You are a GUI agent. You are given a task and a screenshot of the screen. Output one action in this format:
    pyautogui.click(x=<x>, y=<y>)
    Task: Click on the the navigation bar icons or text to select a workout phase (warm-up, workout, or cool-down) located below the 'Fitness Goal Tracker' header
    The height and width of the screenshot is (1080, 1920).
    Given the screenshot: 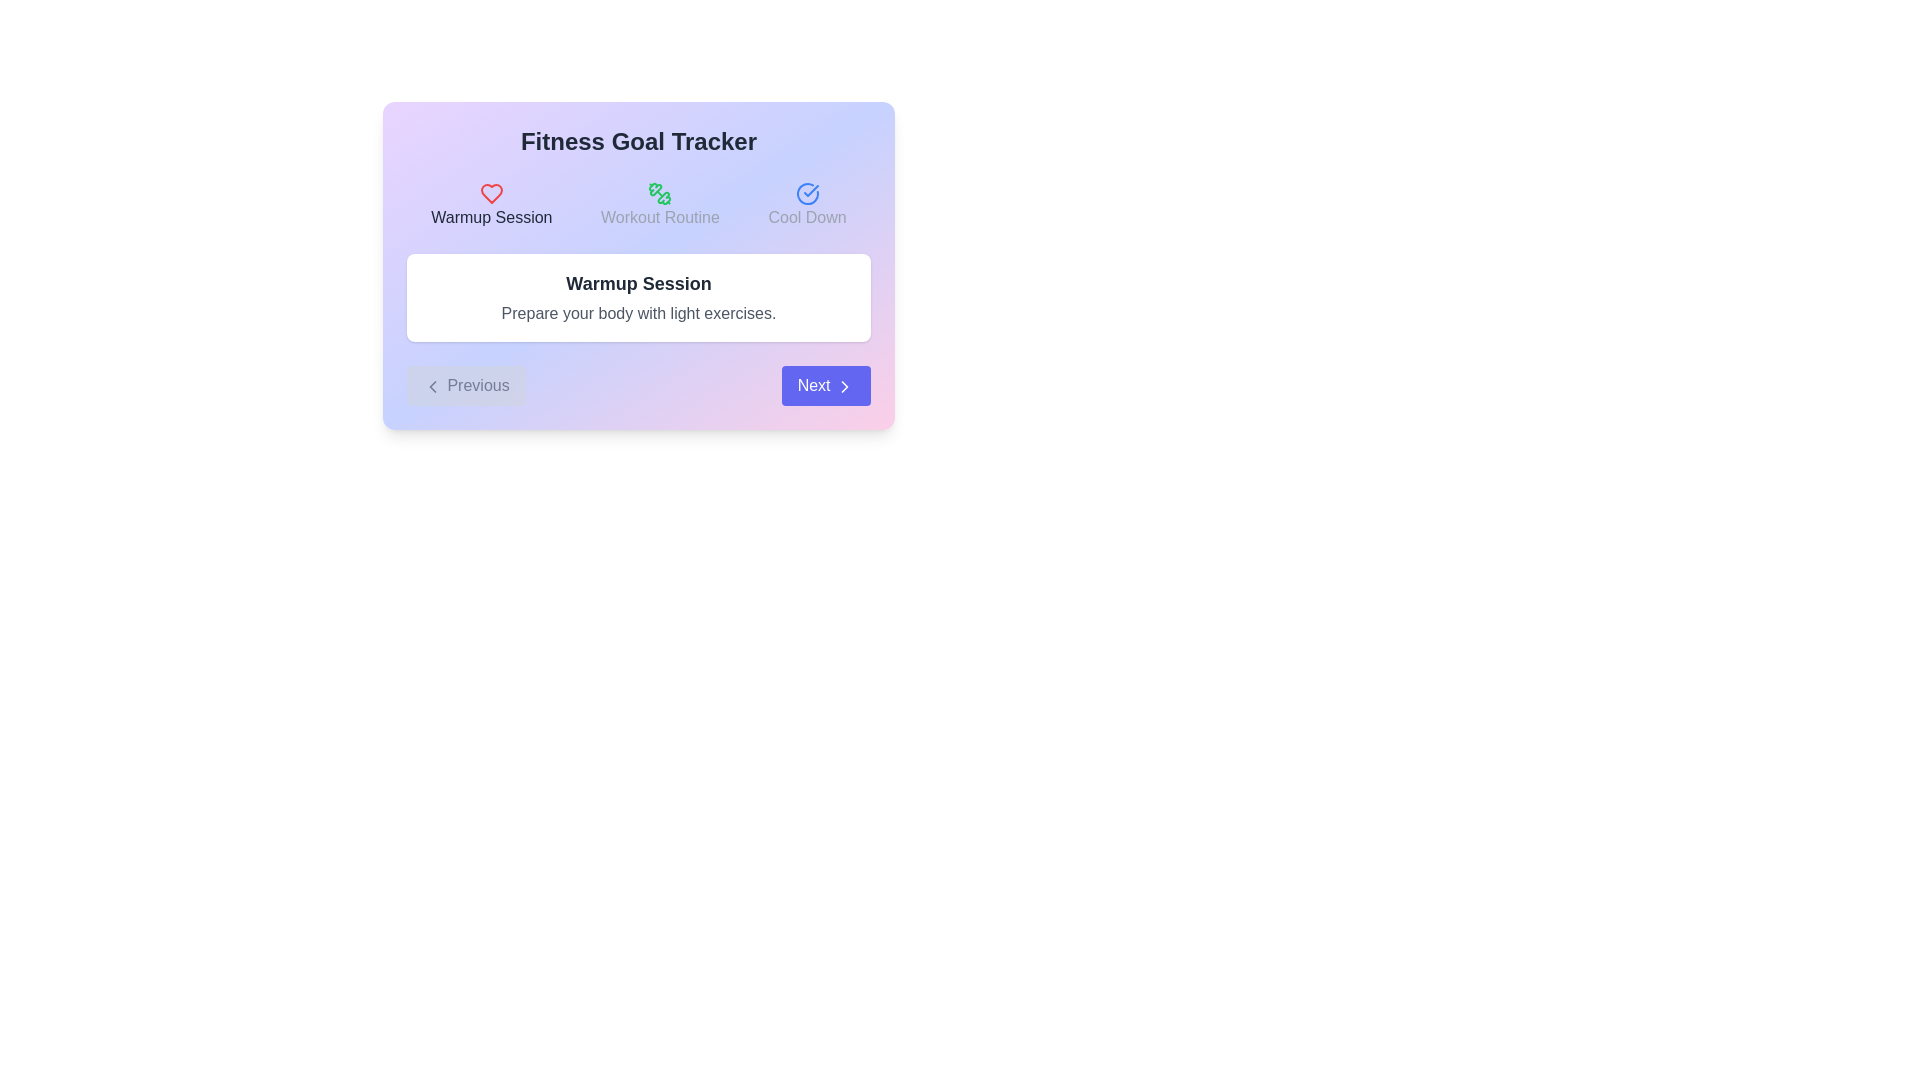 What is the action you would take?
    pyautogui.click(x=637, y=205)
    